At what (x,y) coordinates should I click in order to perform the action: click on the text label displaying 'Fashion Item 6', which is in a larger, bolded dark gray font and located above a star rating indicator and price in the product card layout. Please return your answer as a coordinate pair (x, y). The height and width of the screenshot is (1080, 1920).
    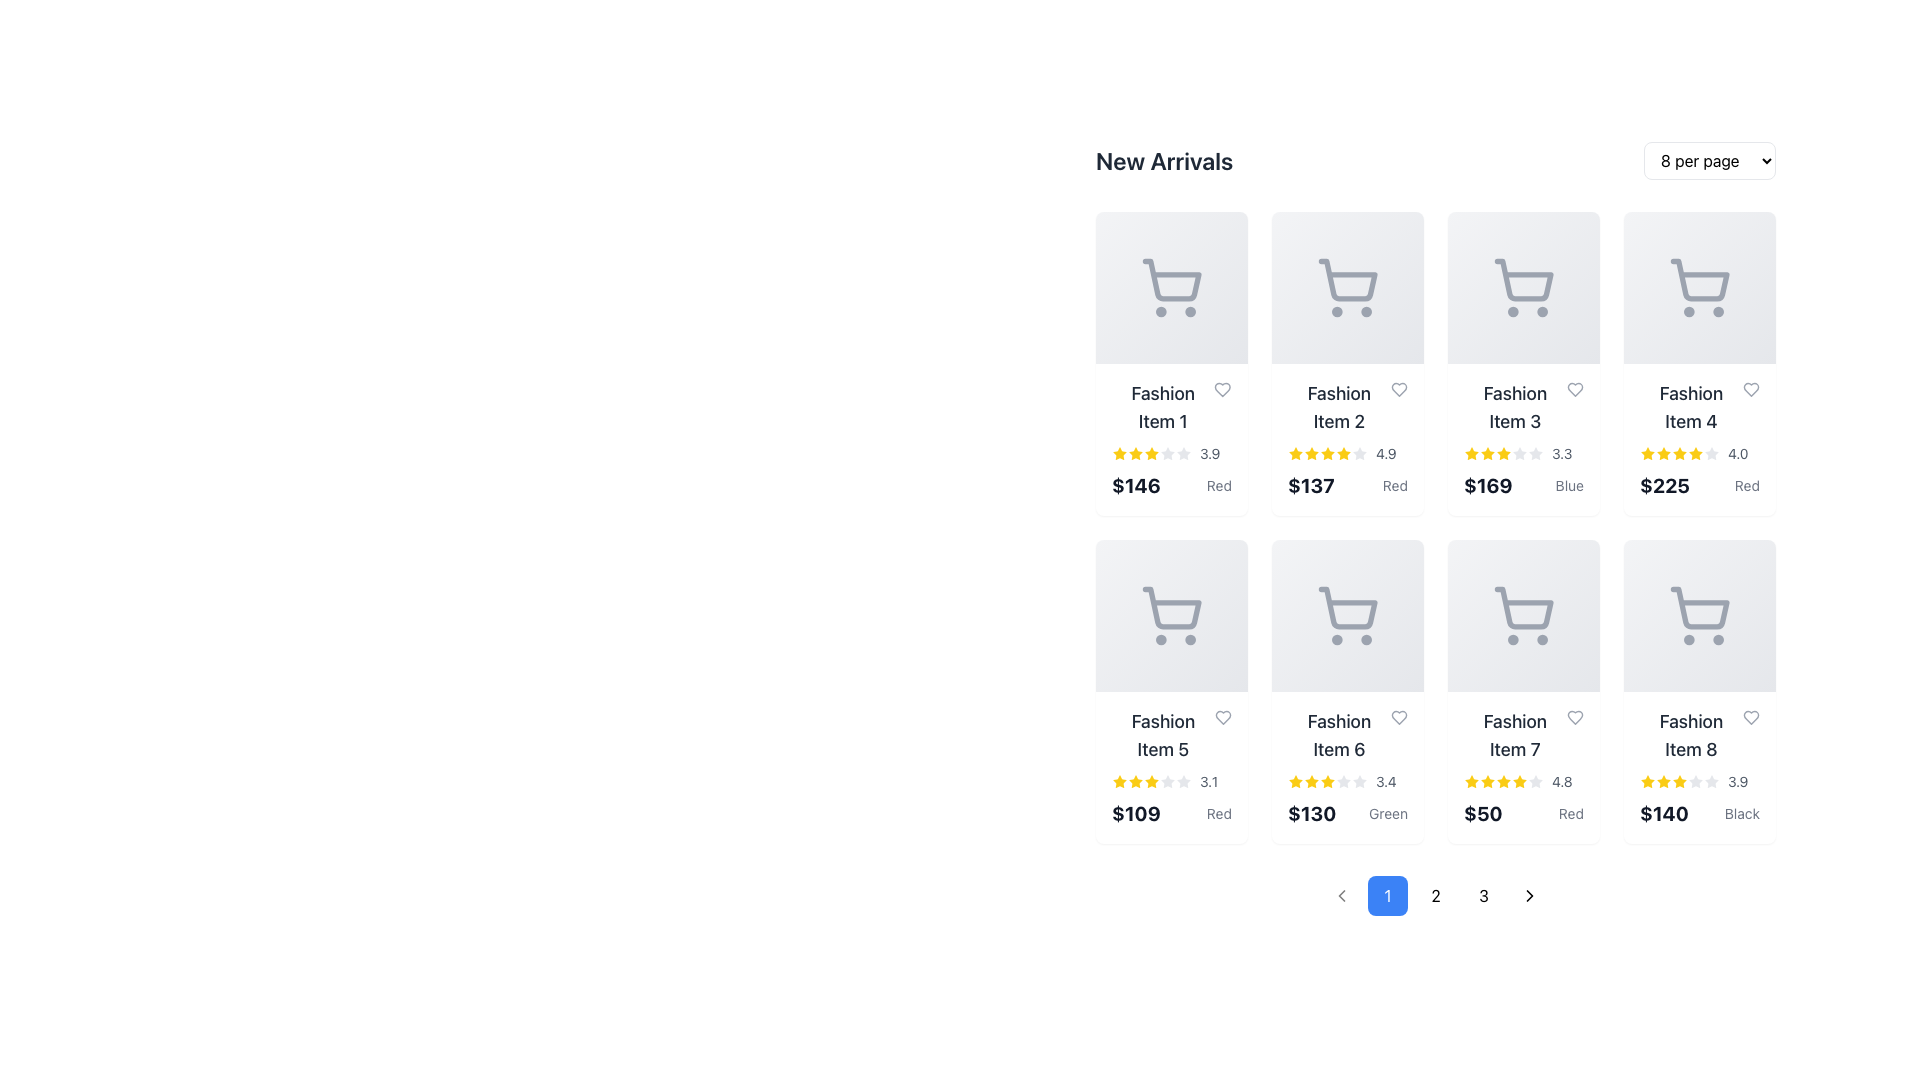
    Looking at the image, I should click on (1339, 736).